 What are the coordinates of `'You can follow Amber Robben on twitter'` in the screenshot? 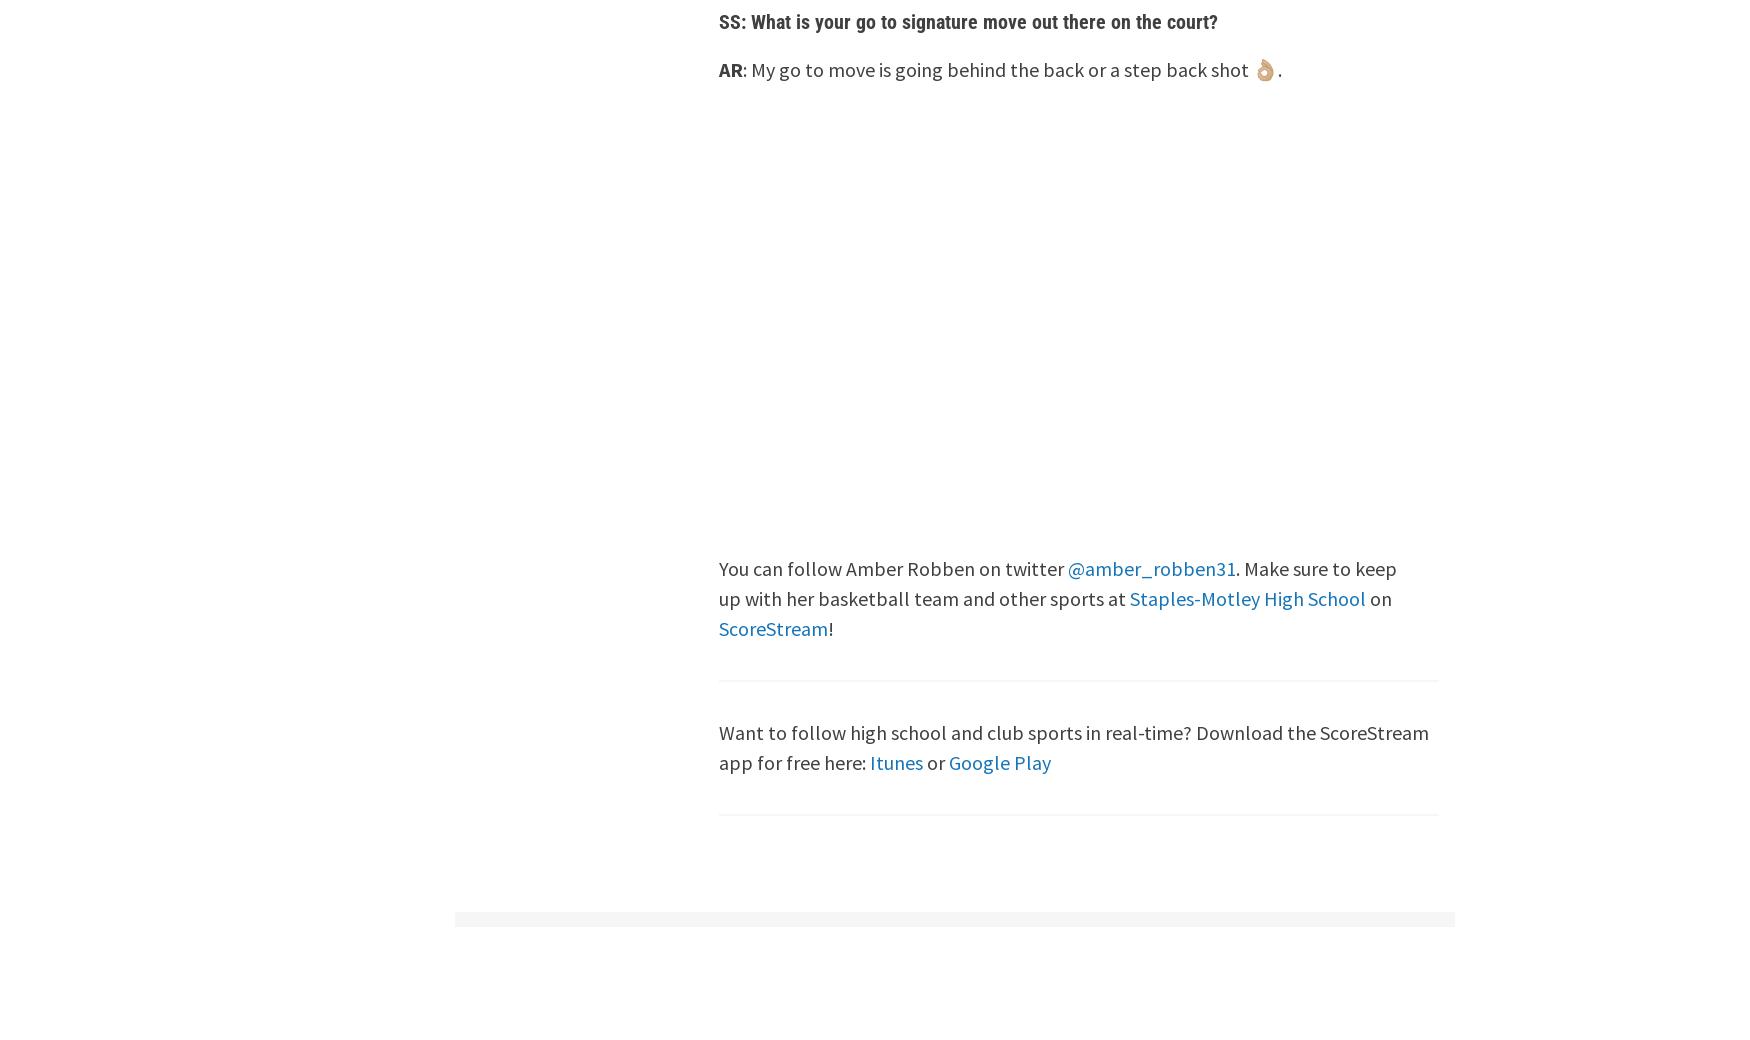 It's located at (892, 567).